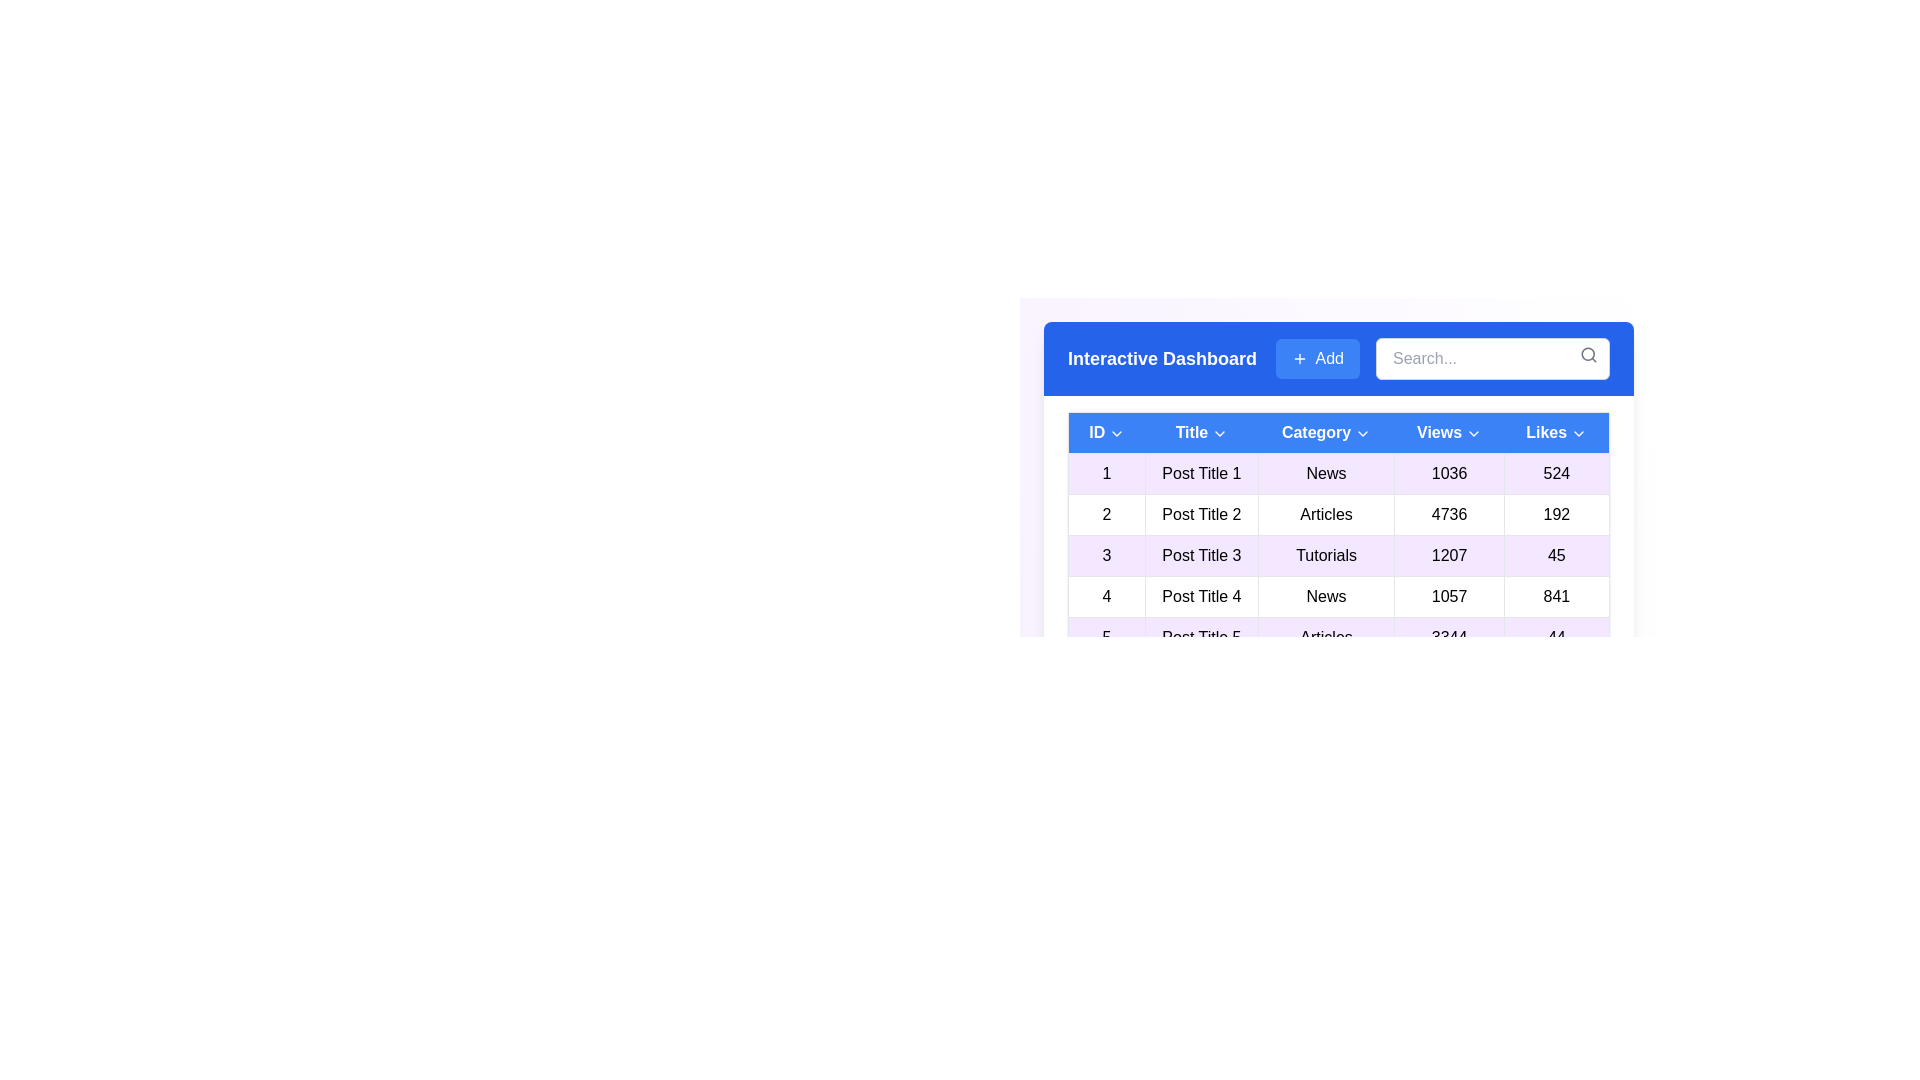  What do you see at coordinates (1449, 431) in the screenshot?
I see `the column header to sort by Views` at bounding box center [1449, 431].